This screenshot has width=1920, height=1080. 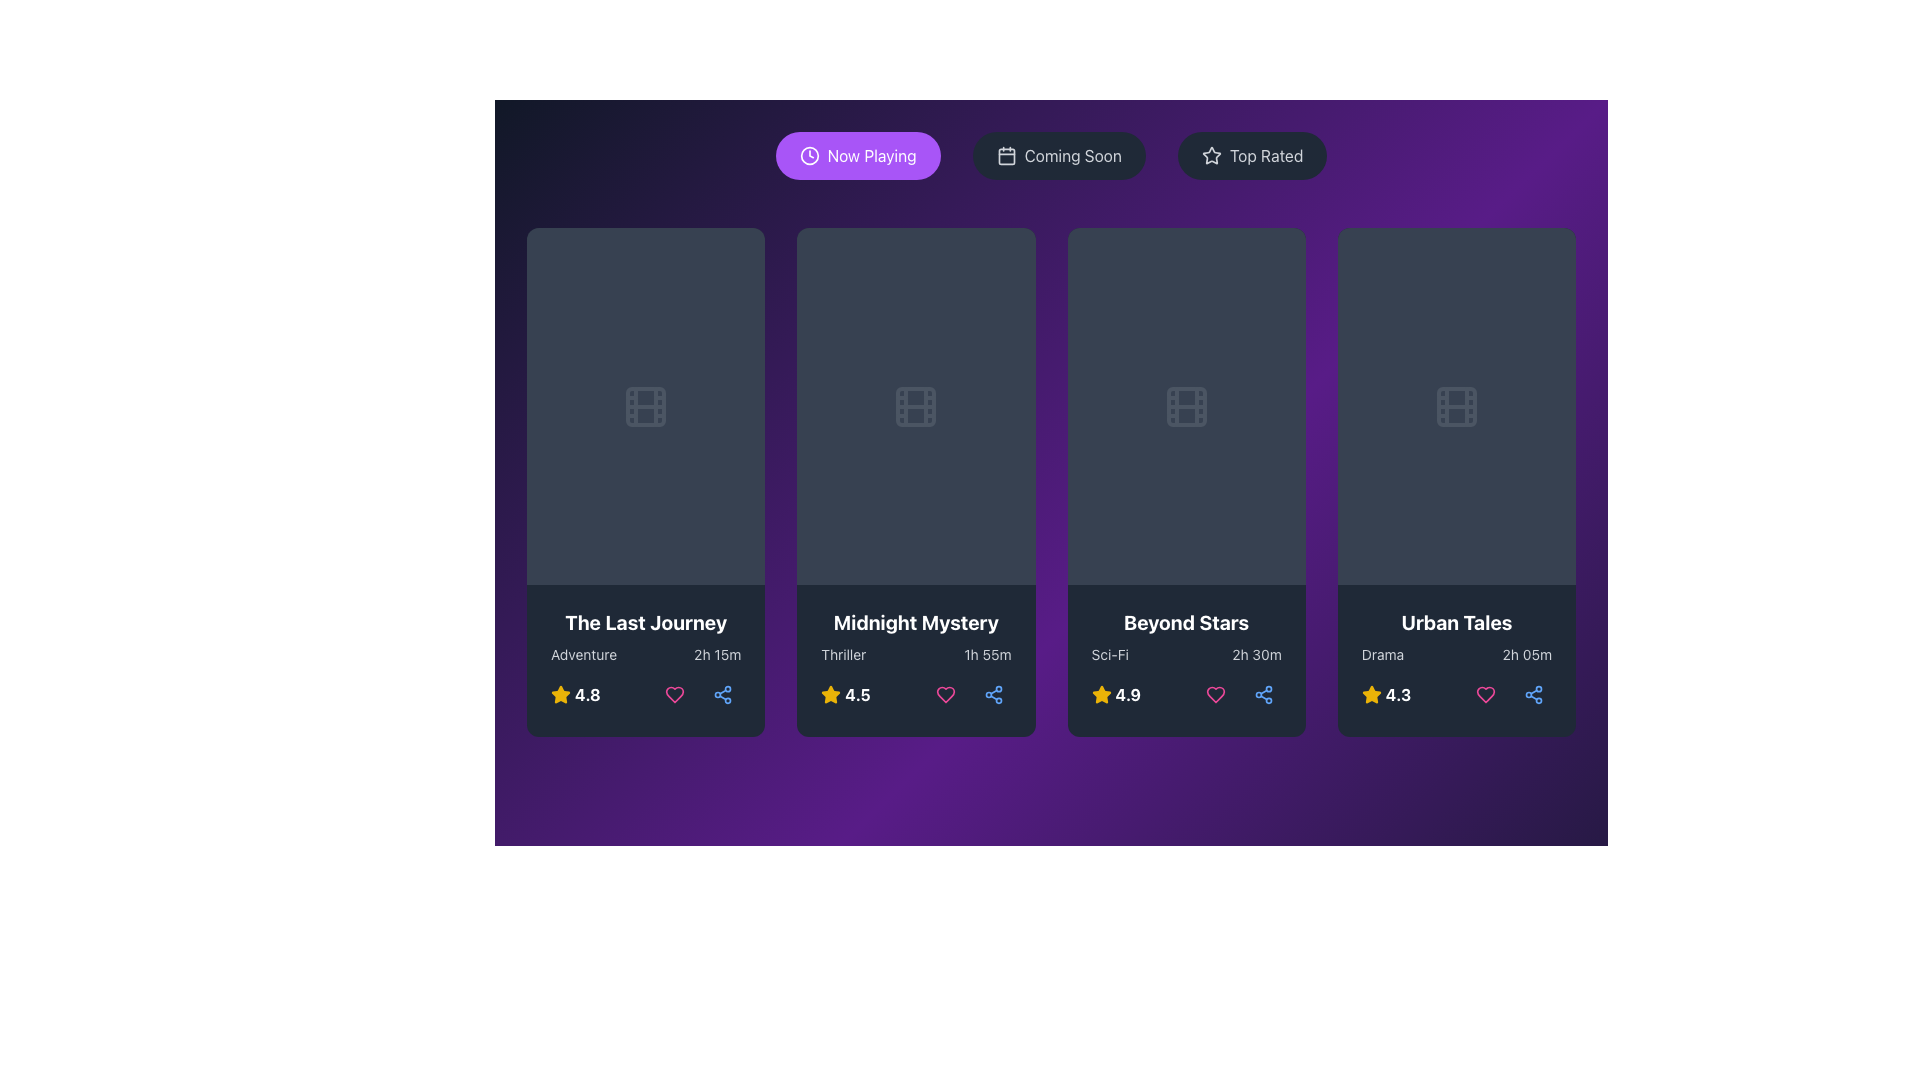 What do you see at coordinates (1006, 155) in the screenshot?
I see `the calendar icon within the 'Coming Soon' button located in the top navigation bar` at bounding box center [1006, 155].